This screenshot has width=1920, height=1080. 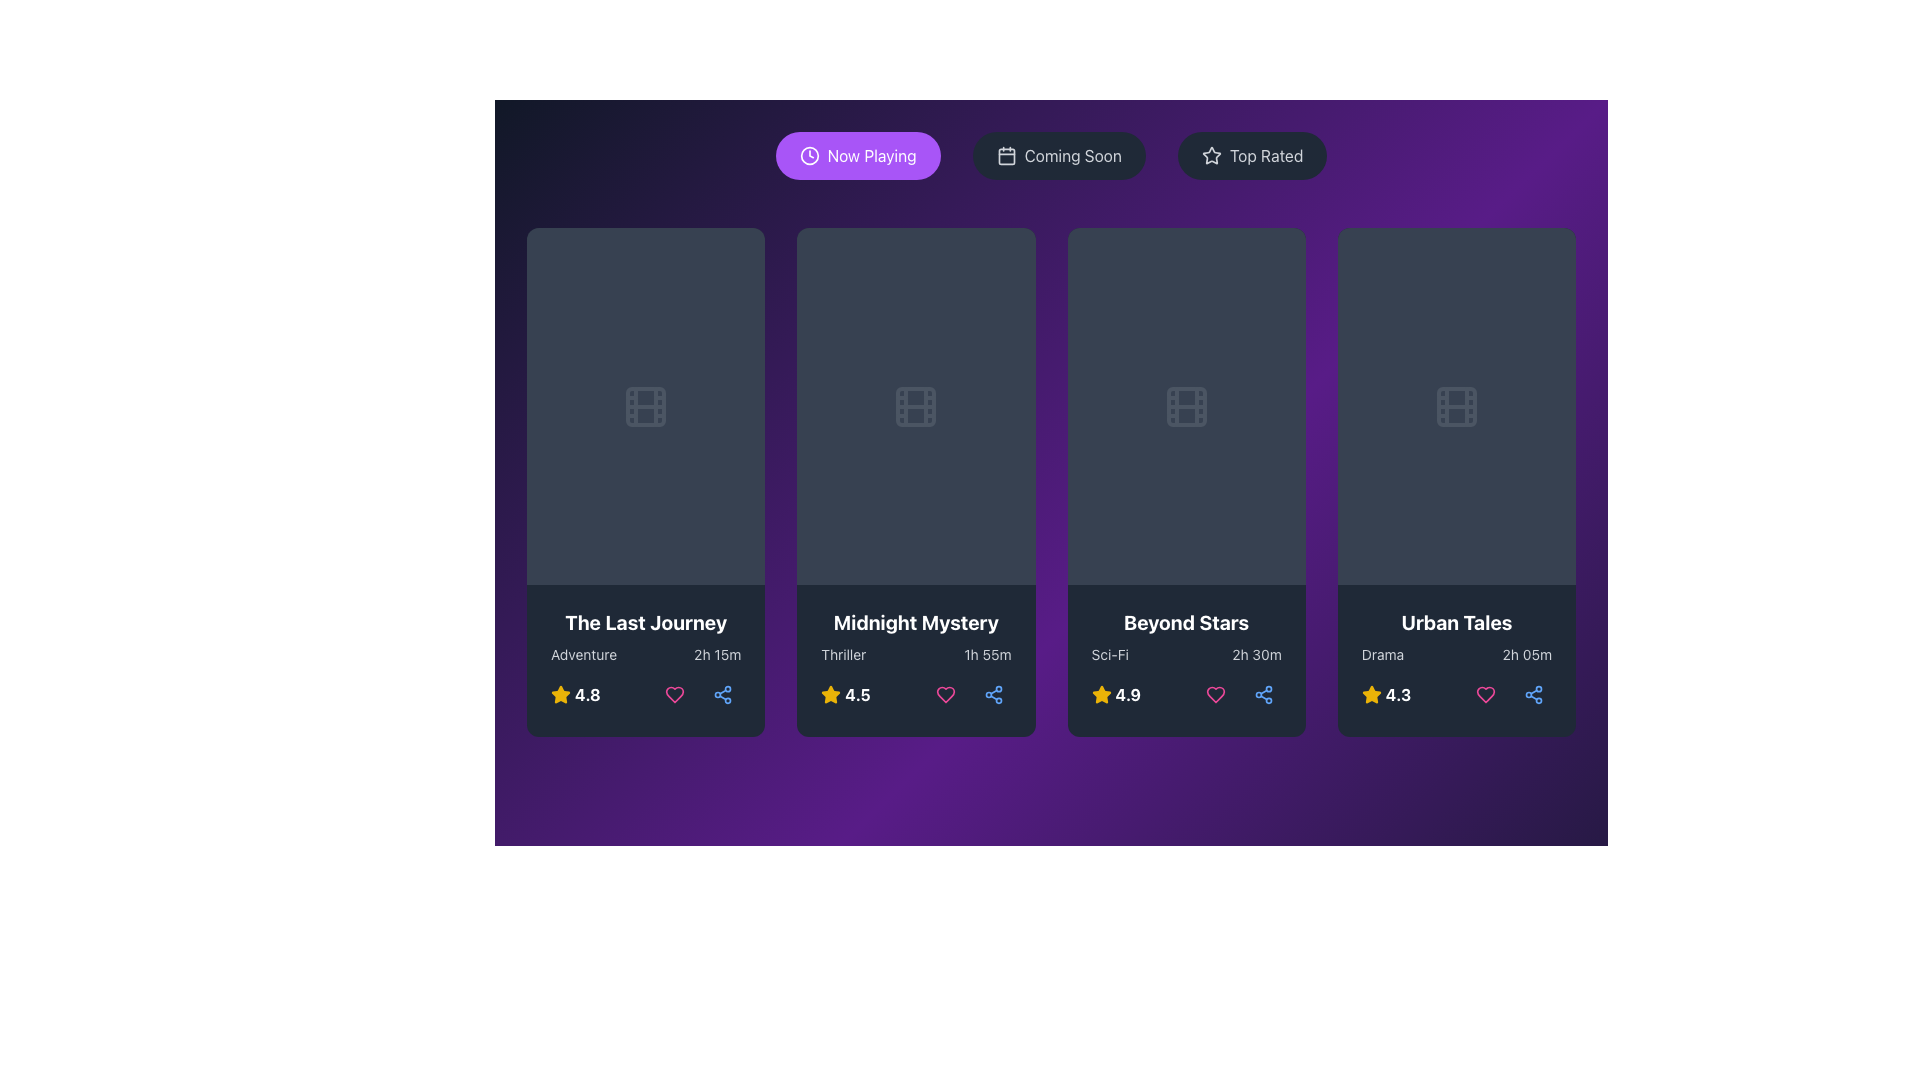 What do you see at coordinates (1006, 155) in the screenshot?
I see `the calendar icon within the 'Coming Soon' button located in the top navigation bar` at bounding box center [1006, 155].